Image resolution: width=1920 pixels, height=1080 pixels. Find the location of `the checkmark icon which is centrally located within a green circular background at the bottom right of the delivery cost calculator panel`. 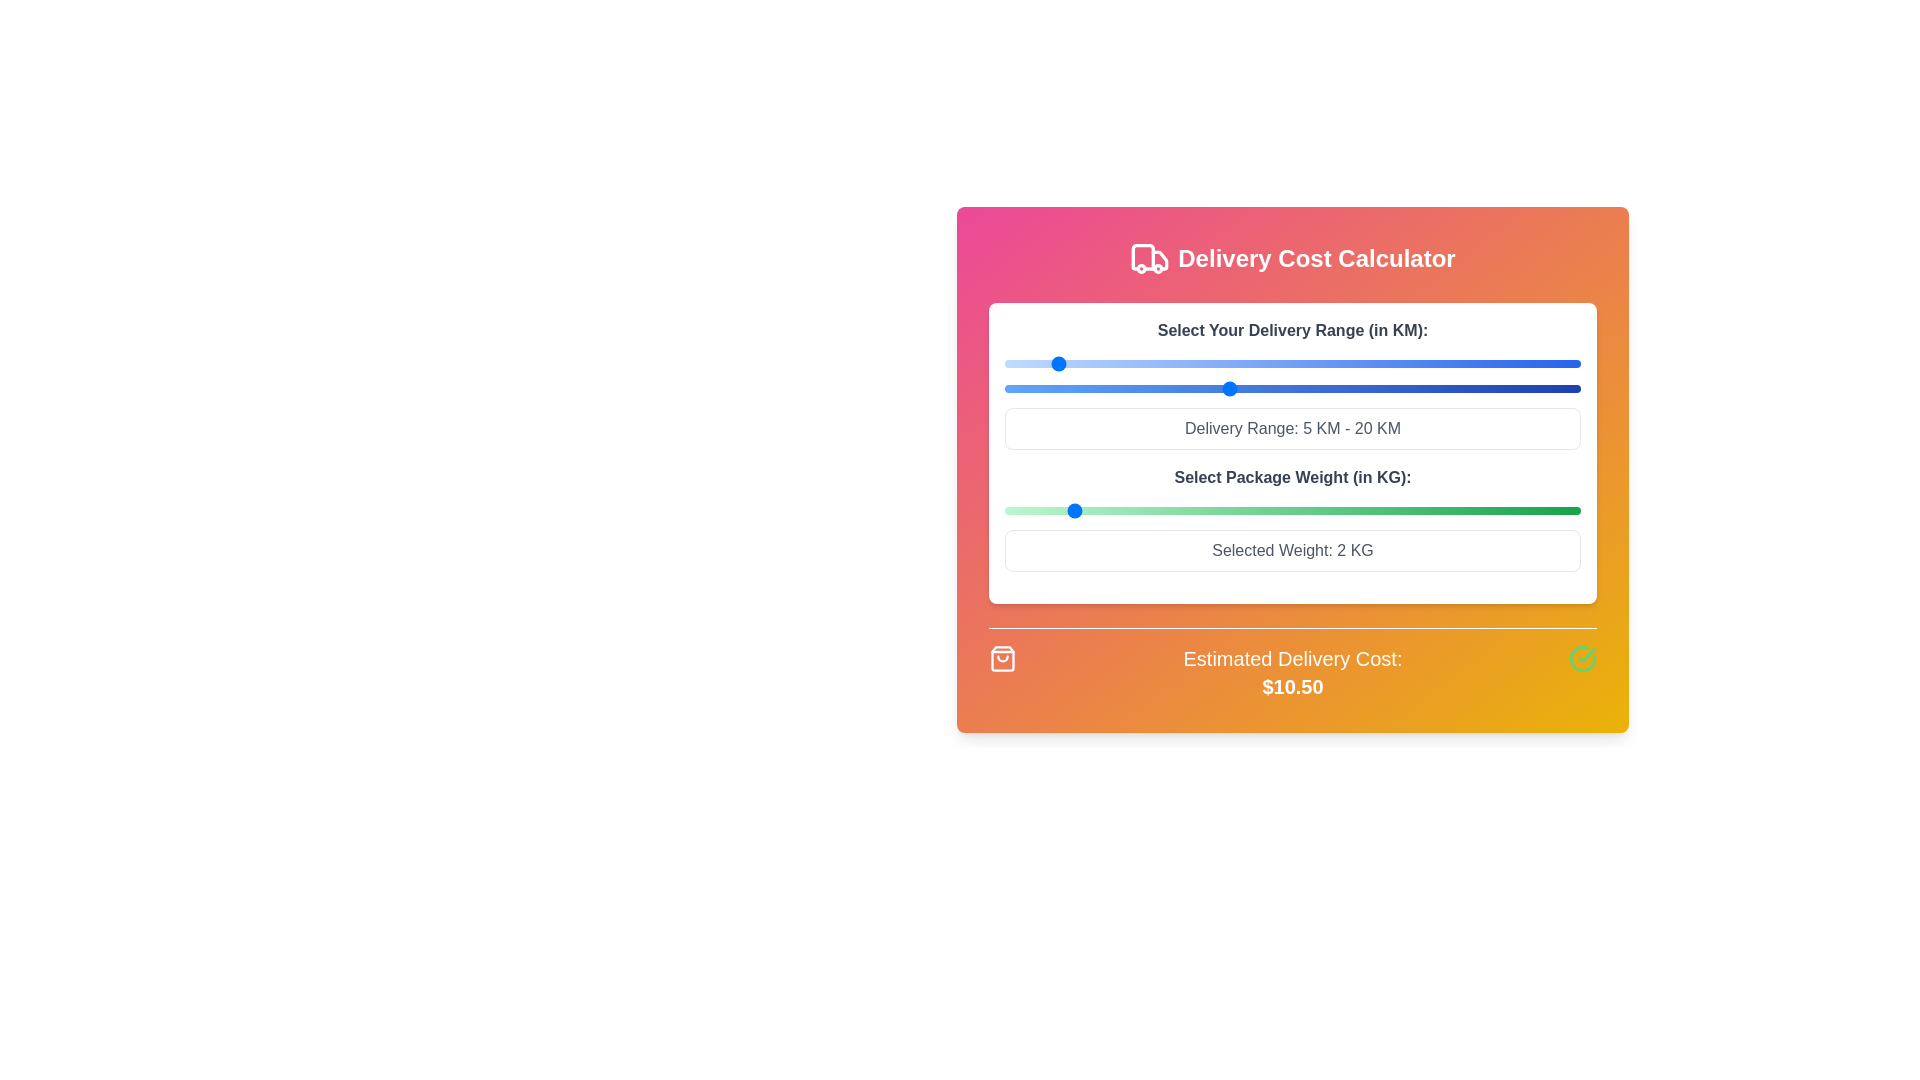

the checkmark icon which is centrally located within a green circular background at the bottom right of the delivery cost calculator panel is located at coordinates (1586, 655).